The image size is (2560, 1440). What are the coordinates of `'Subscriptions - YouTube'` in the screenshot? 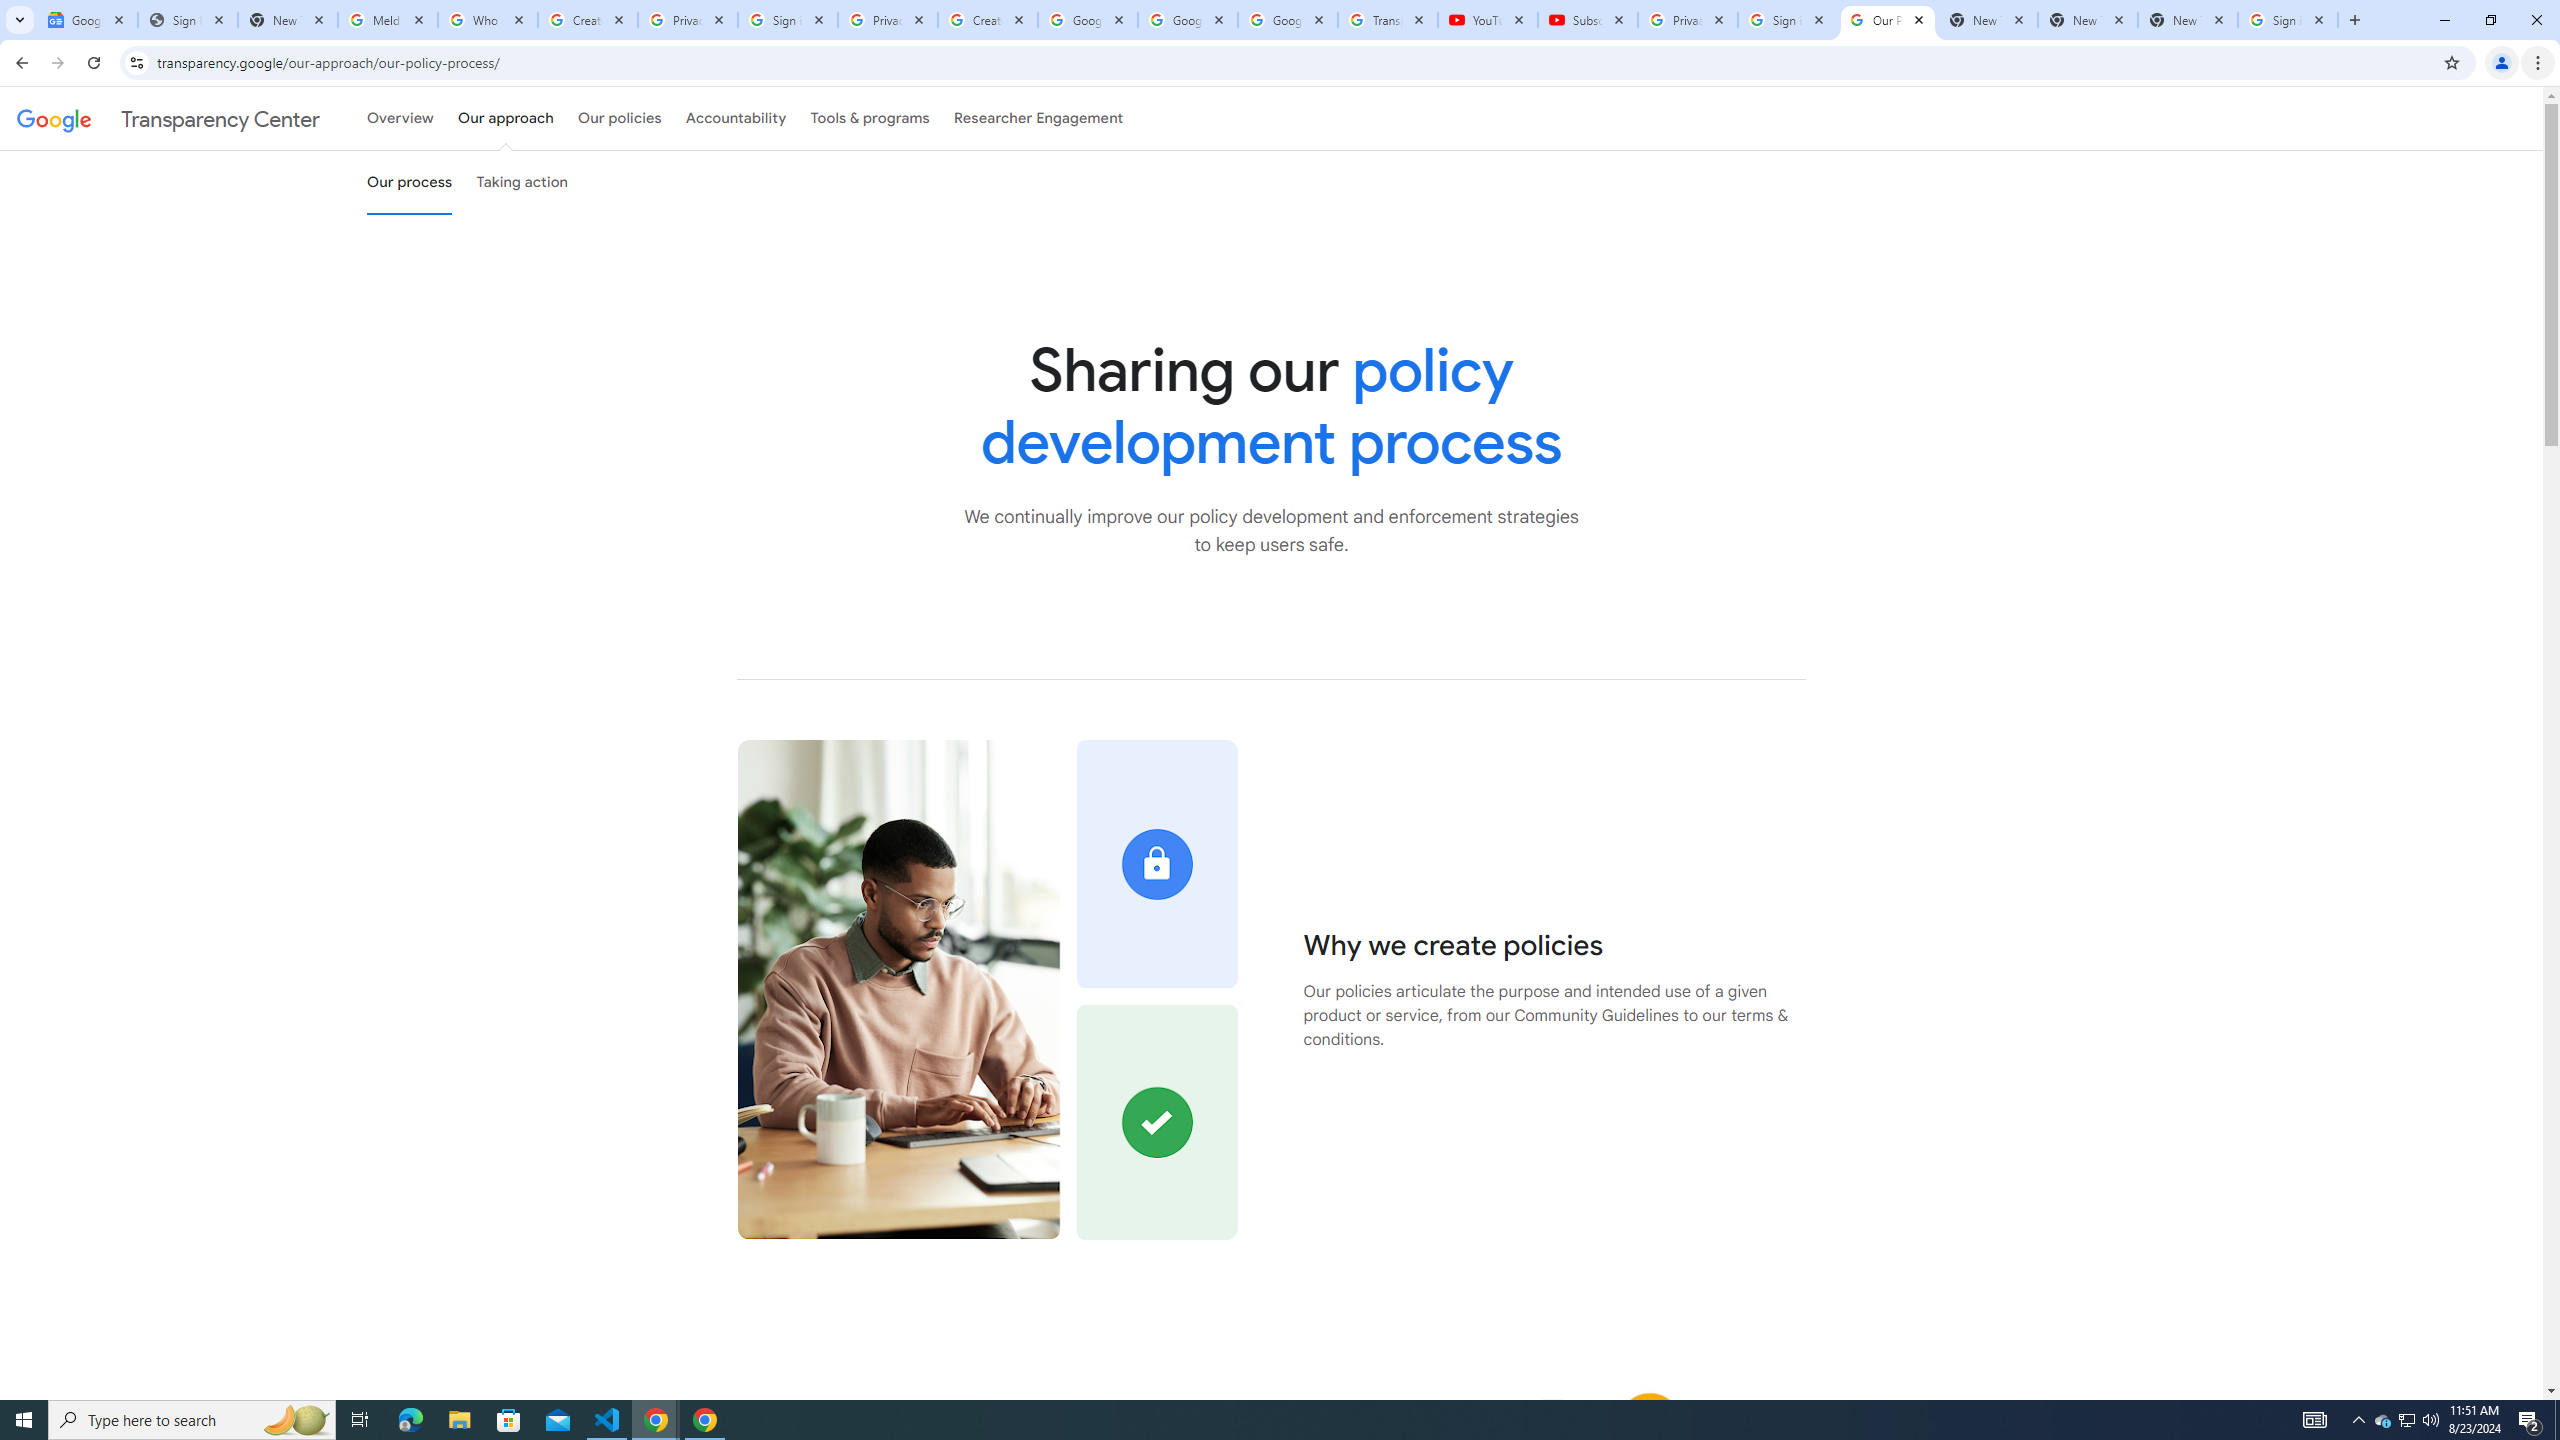 It's located at (1586, 19).